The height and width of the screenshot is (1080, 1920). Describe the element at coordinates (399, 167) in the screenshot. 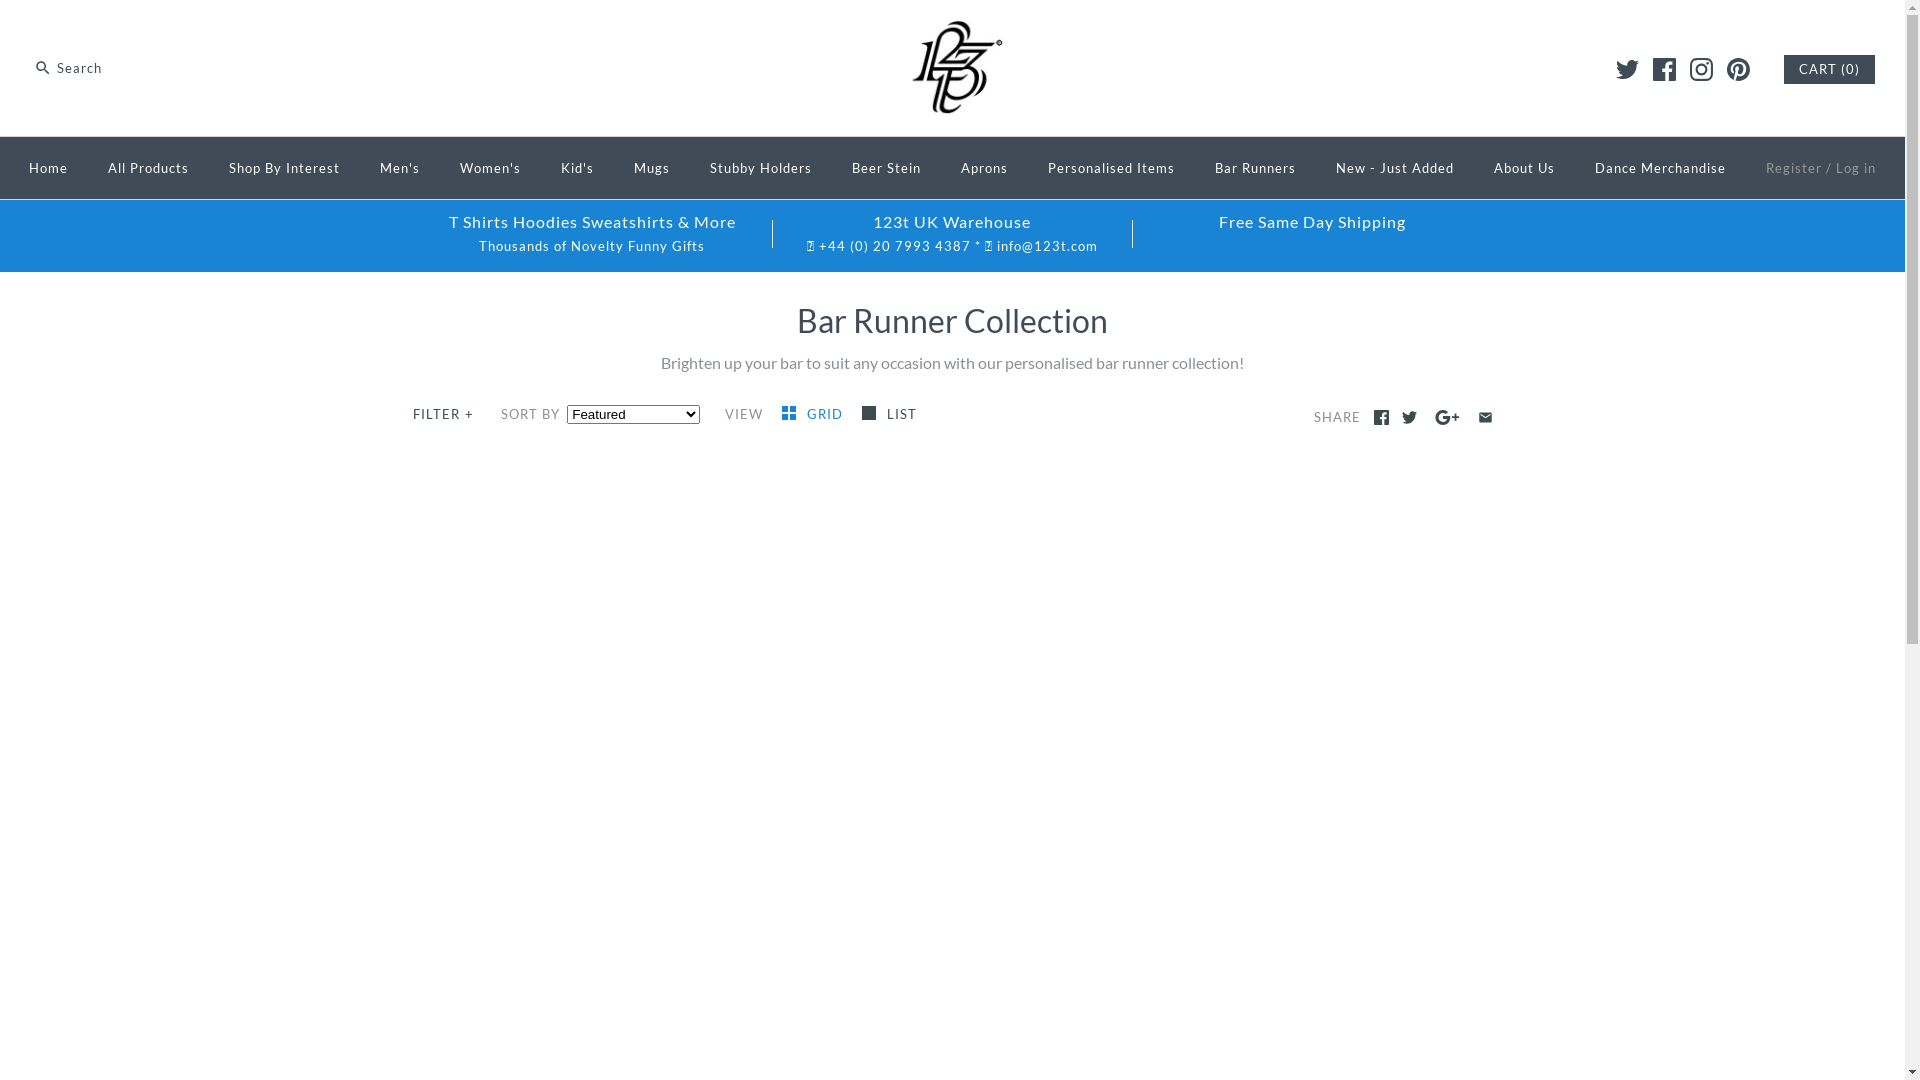

I see `'Men's'` at that location.